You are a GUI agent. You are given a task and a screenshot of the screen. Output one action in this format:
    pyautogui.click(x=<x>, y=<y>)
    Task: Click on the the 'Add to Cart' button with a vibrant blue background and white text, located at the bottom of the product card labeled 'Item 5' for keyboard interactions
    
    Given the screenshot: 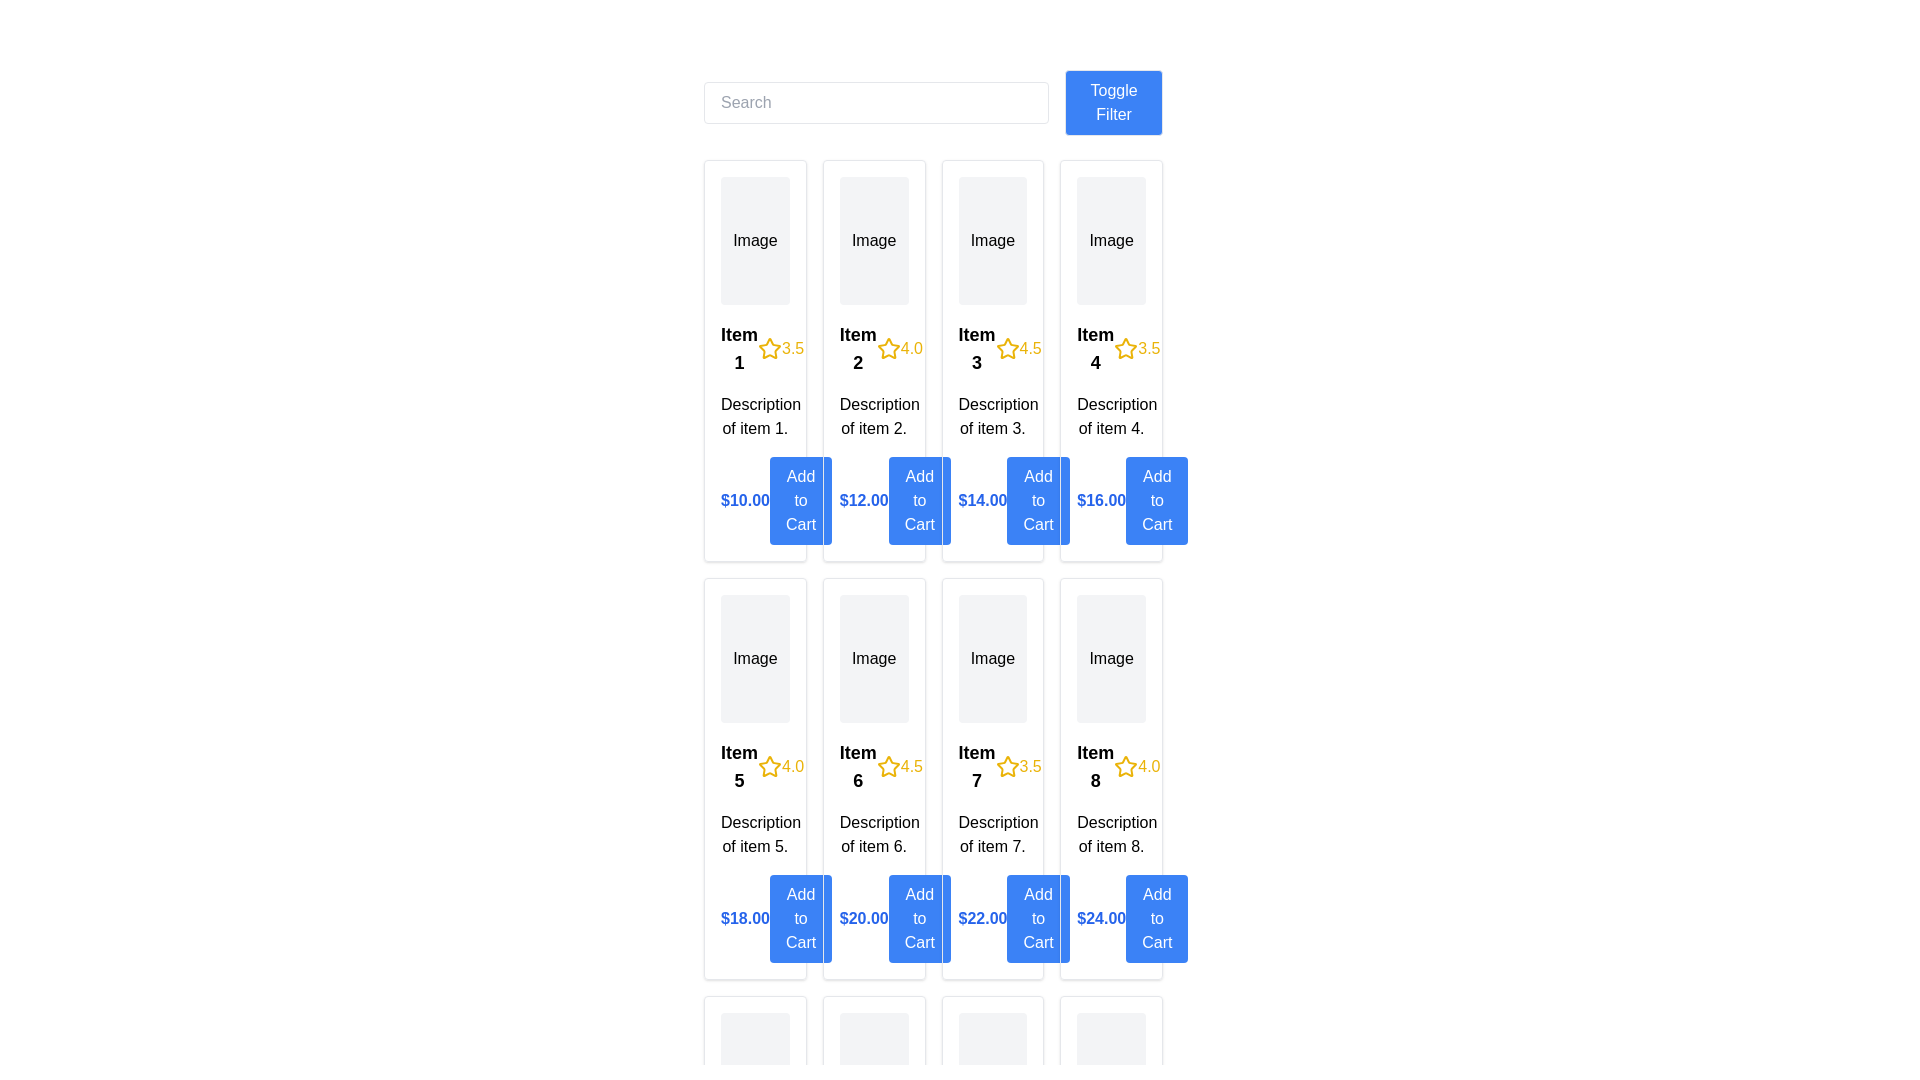 What is the action you would take?
    pyautogui.click(x=801, y=918)
    